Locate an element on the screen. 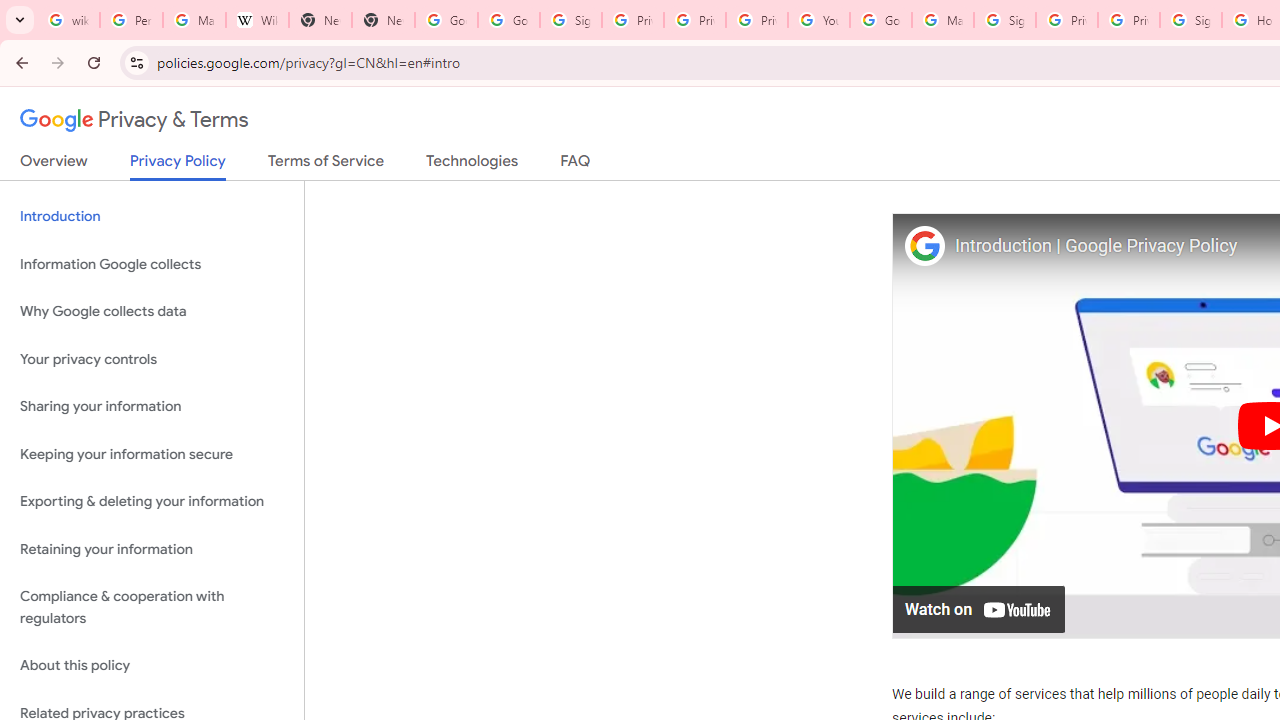 The height and width of the screenshot is (720, 1280). 'New Tab' is located at coordinates (383, 20).